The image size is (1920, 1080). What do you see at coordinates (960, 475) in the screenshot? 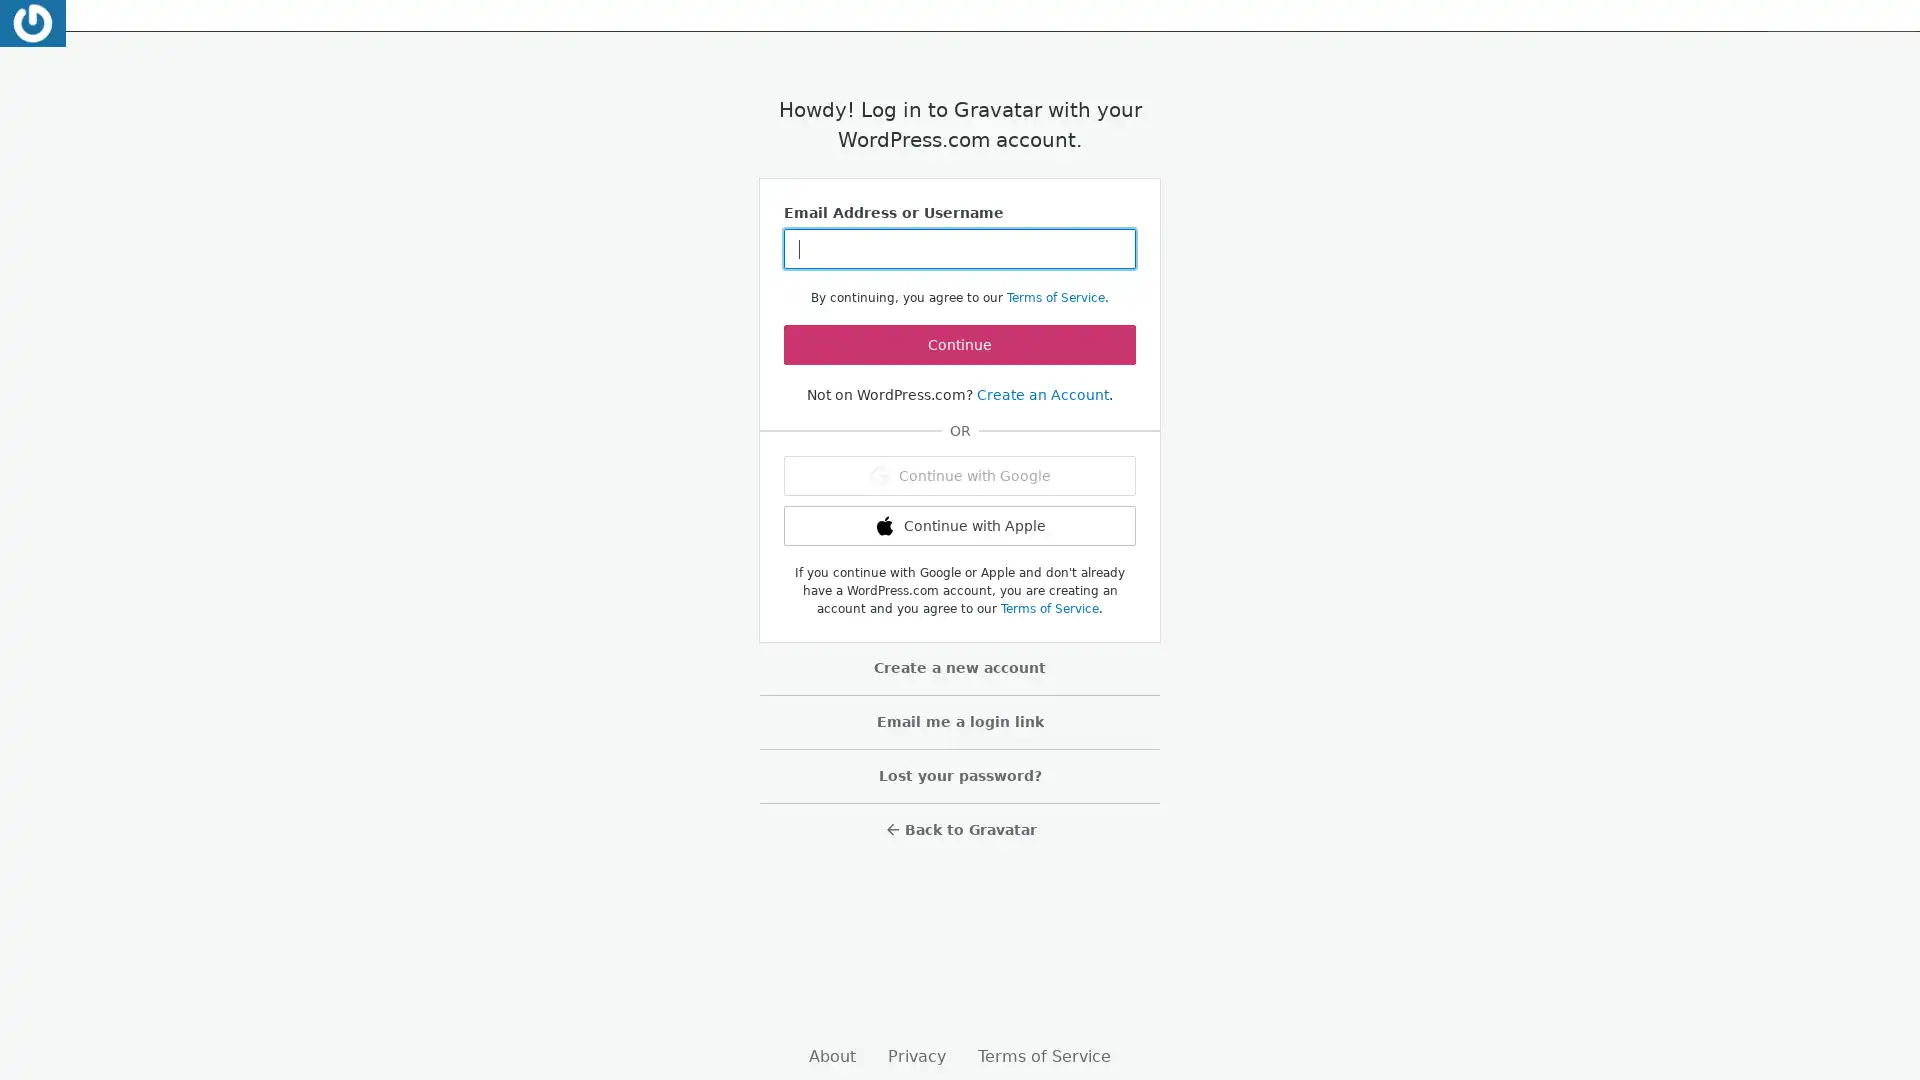
I see `Continue with Google` at bounding box center [960, 475].